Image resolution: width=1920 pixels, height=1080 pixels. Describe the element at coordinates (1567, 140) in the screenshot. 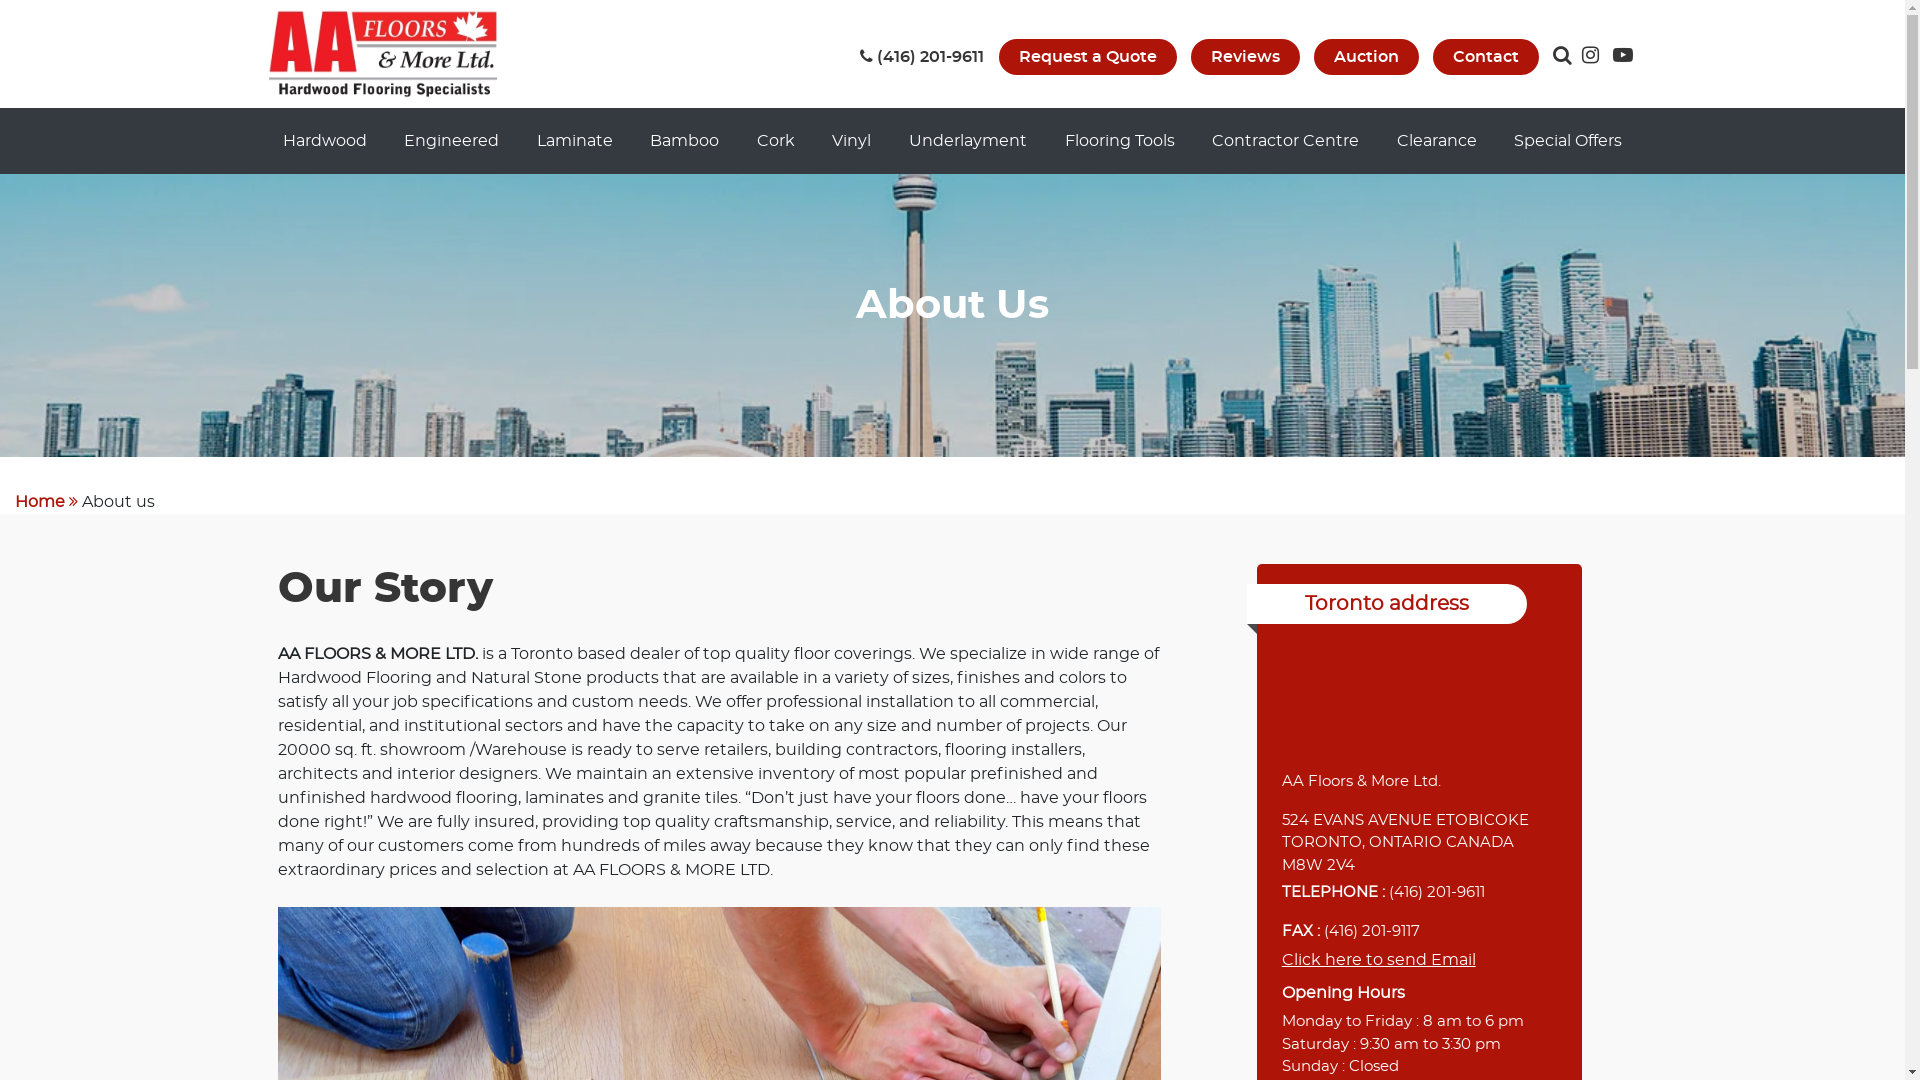

I see `'Special Offers'` at that location.